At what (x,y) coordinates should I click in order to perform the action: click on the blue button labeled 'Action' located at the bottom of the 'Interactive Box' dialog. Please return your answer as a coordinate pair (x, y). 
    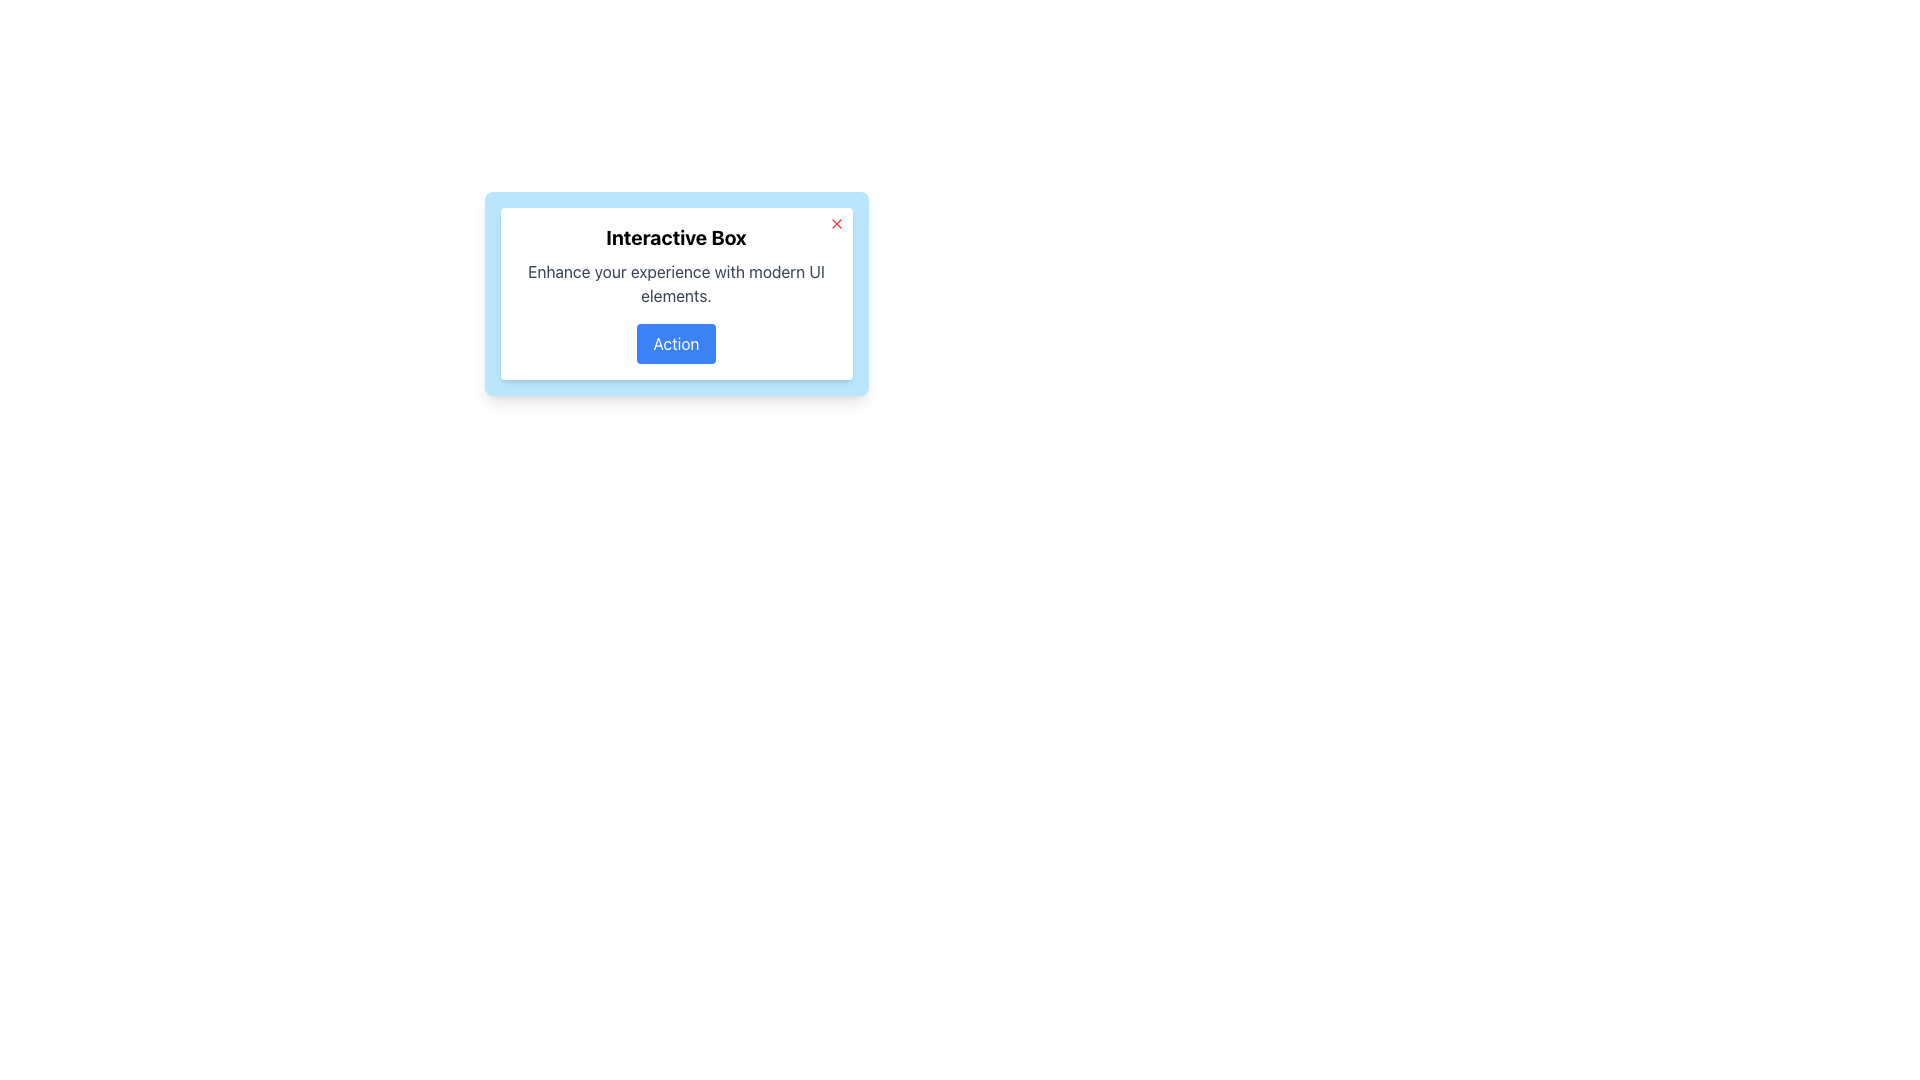
    Looking at the image, I should click on (676, 342).